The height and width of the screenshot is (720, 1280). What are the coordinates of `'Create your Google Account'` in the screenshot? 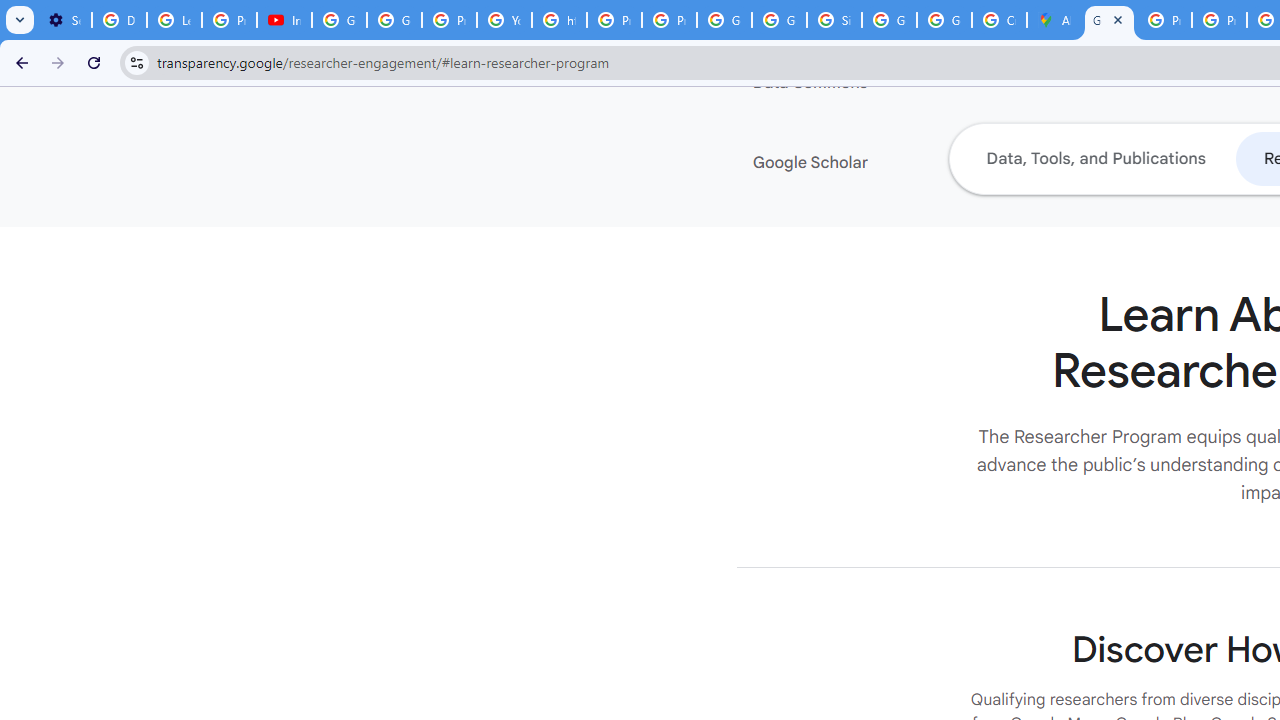 It's located at (999, 20).